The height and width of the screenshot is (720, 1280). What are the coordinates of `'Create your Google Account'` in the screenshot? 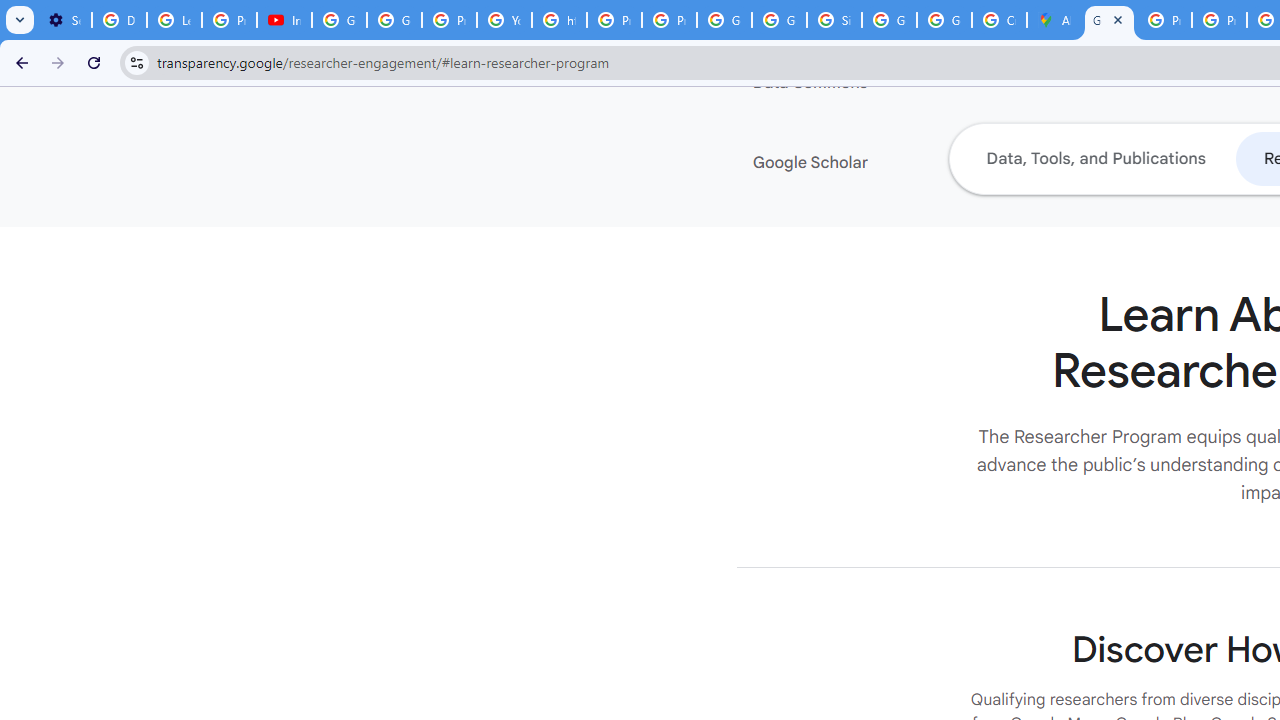 It's located at (999, 20).